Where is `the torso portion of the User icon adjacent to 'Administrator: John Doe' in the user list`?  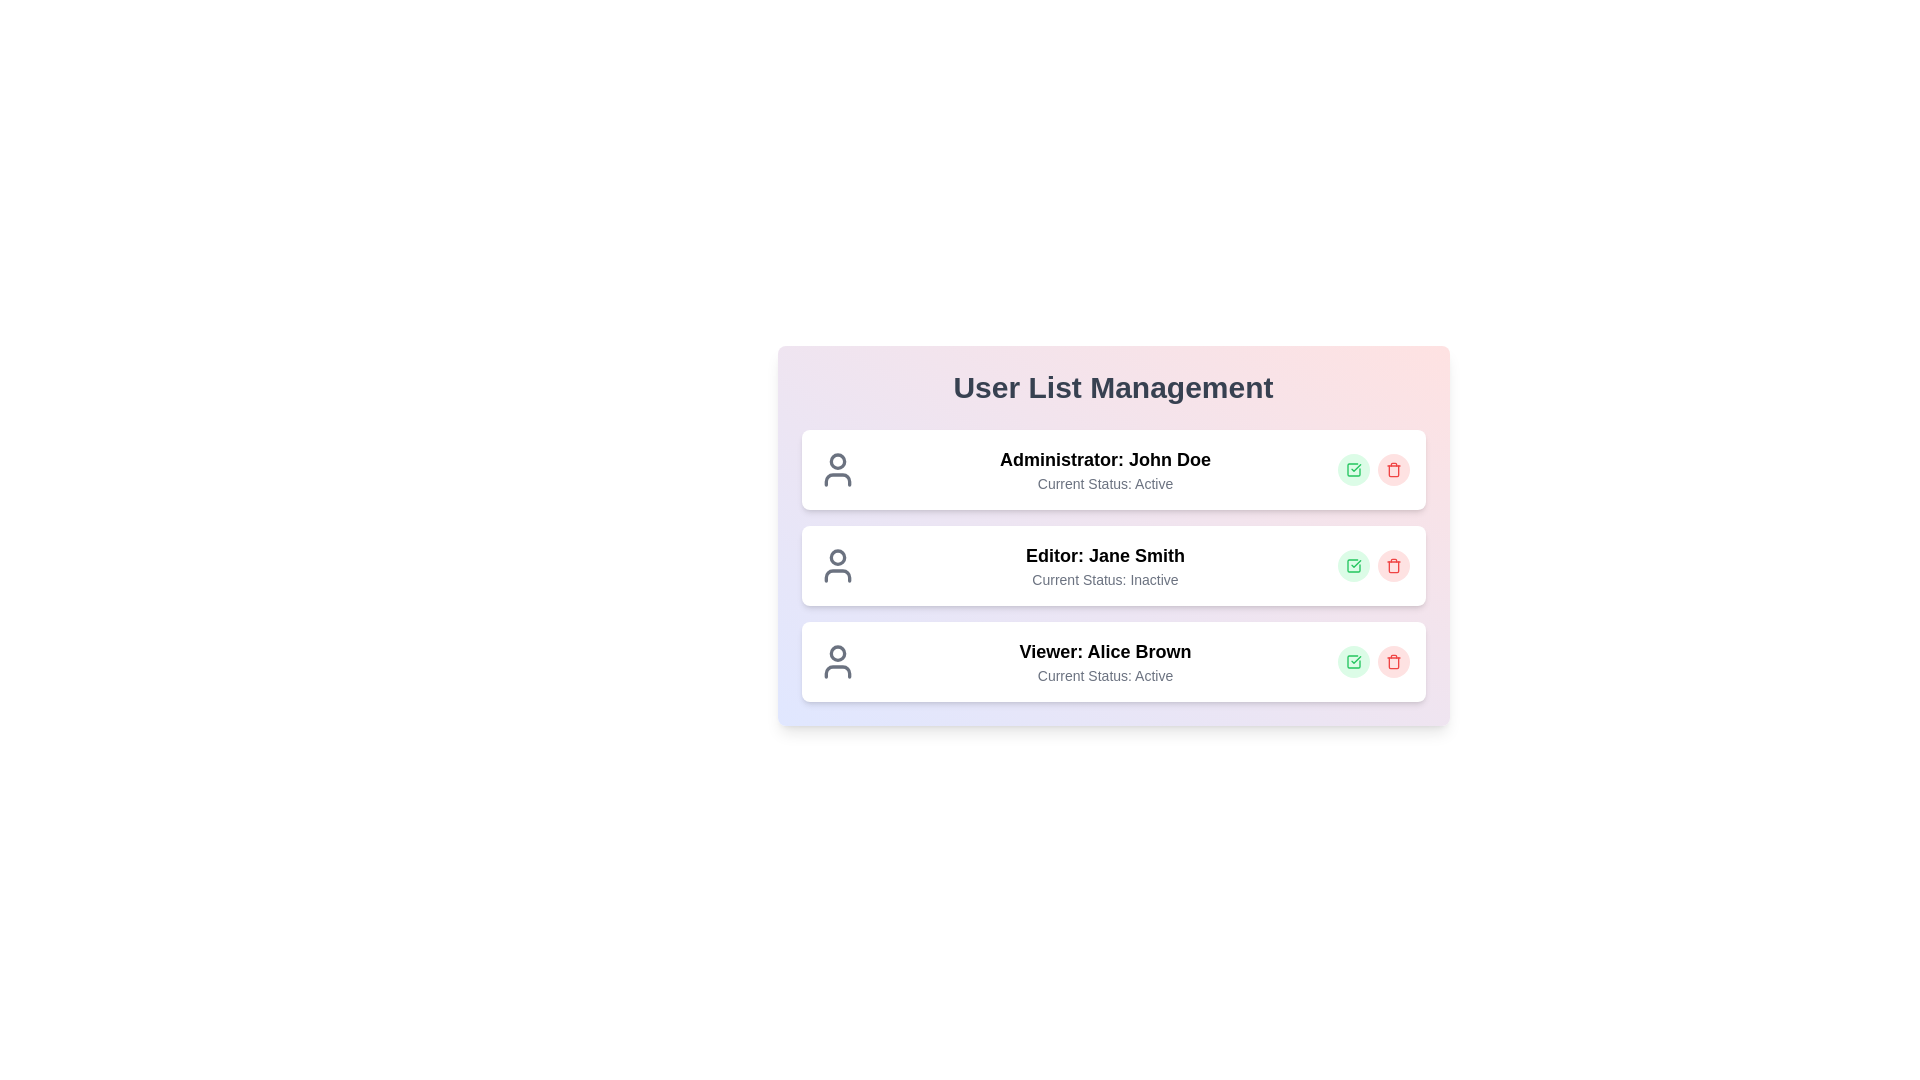 the torso portion of the User icon adjacent to 'Administrator: John Doe' in the user list is located at coordinates (837, 479).